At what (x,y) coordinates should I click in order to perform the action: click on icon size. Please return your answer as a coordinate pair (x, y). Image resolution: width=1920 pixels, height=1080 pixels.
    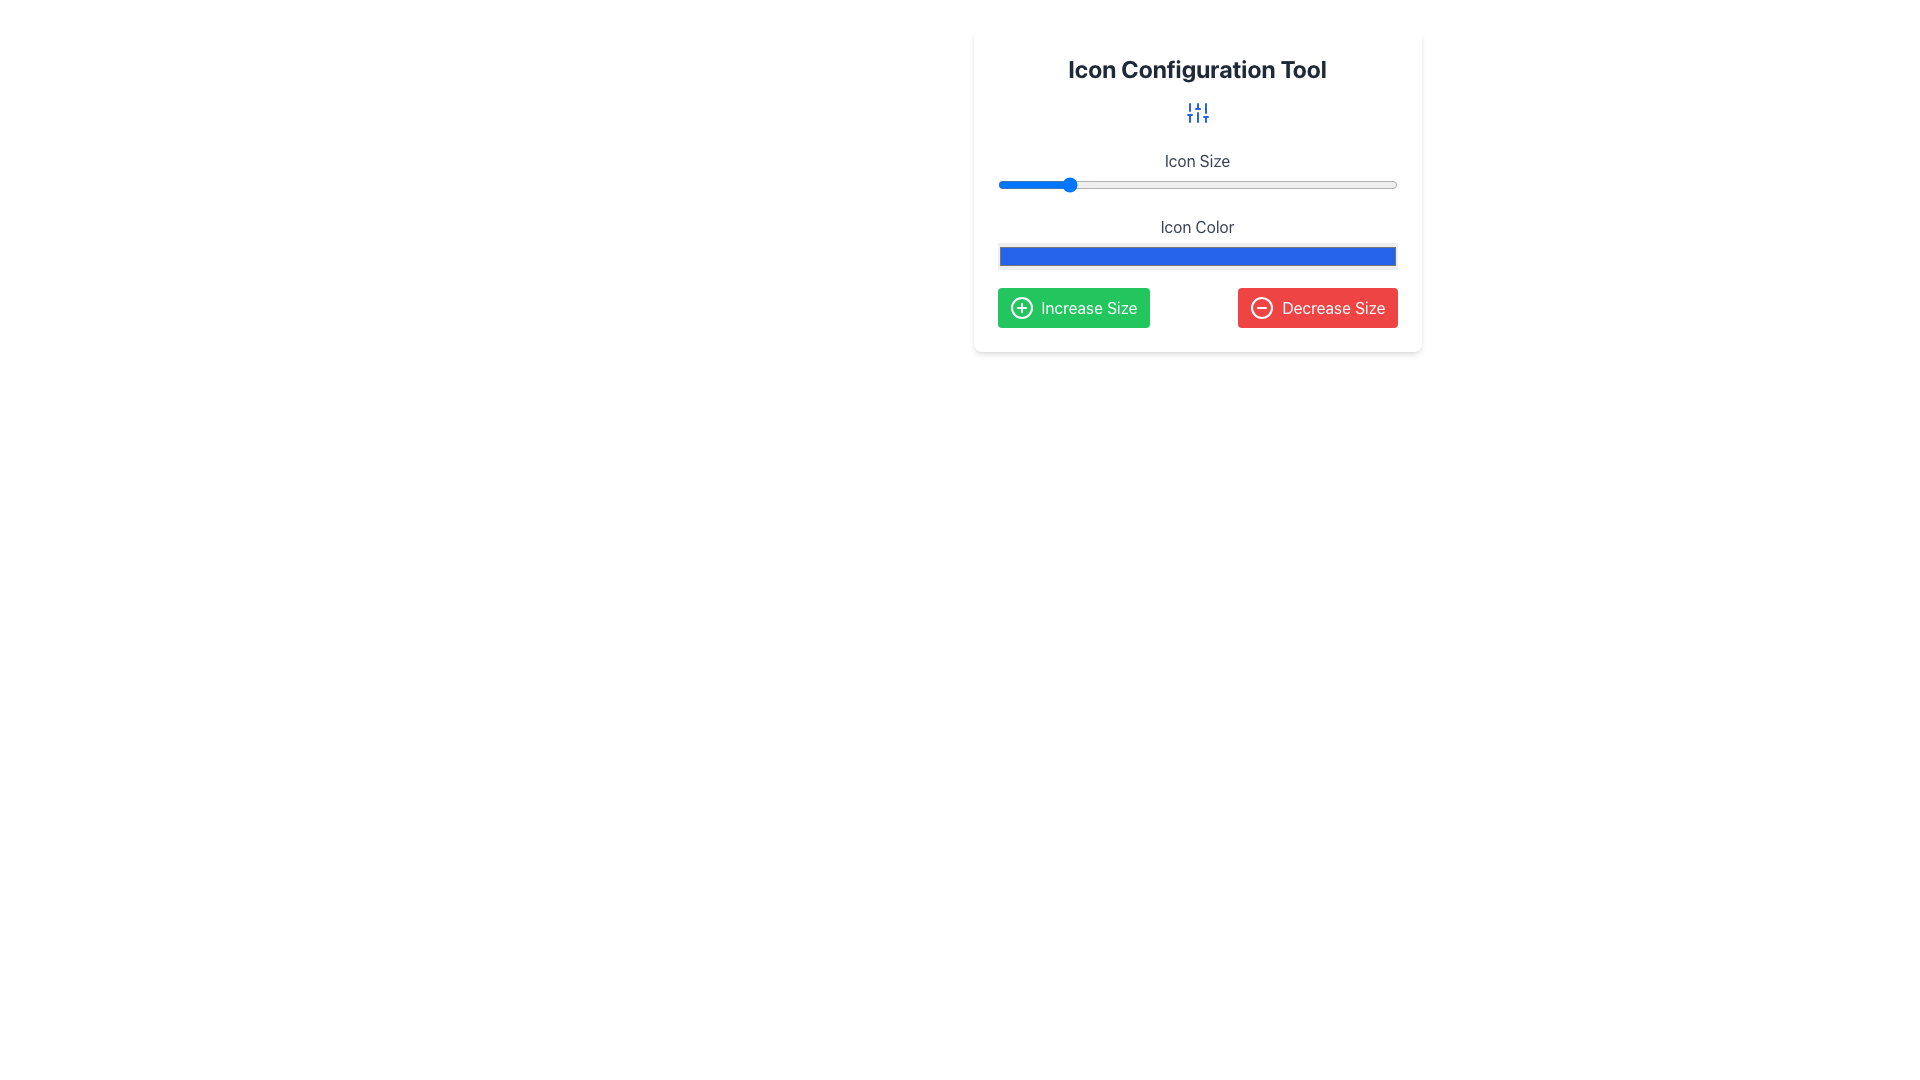
    Looking at the image, I should click on (1339, 185).